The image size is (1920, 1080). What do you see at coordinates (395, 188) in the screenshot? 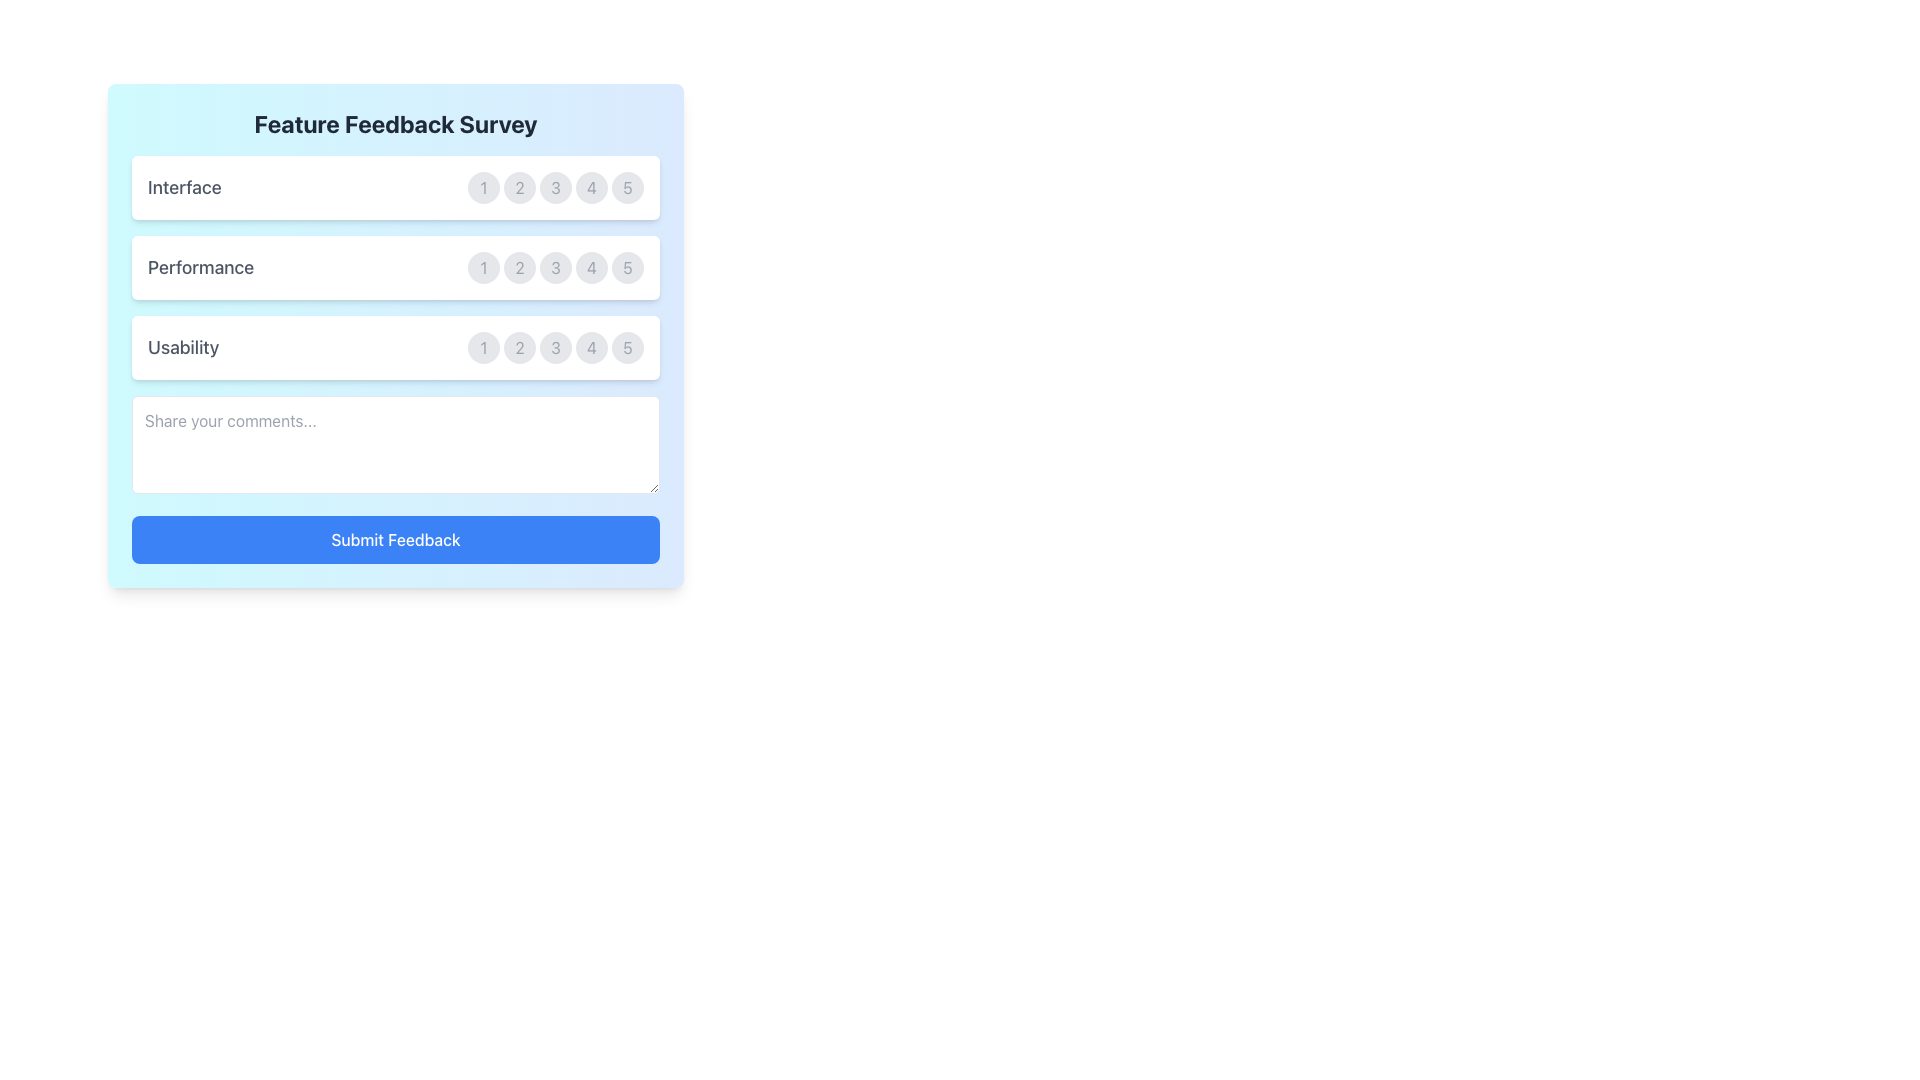
I see `one of the rating buttons (1 to 5) in the feedback section for rating the 'Interface' aspect of the survey, located below the title 'Feature Feedback Survey'` at bounding box center [395, 188].